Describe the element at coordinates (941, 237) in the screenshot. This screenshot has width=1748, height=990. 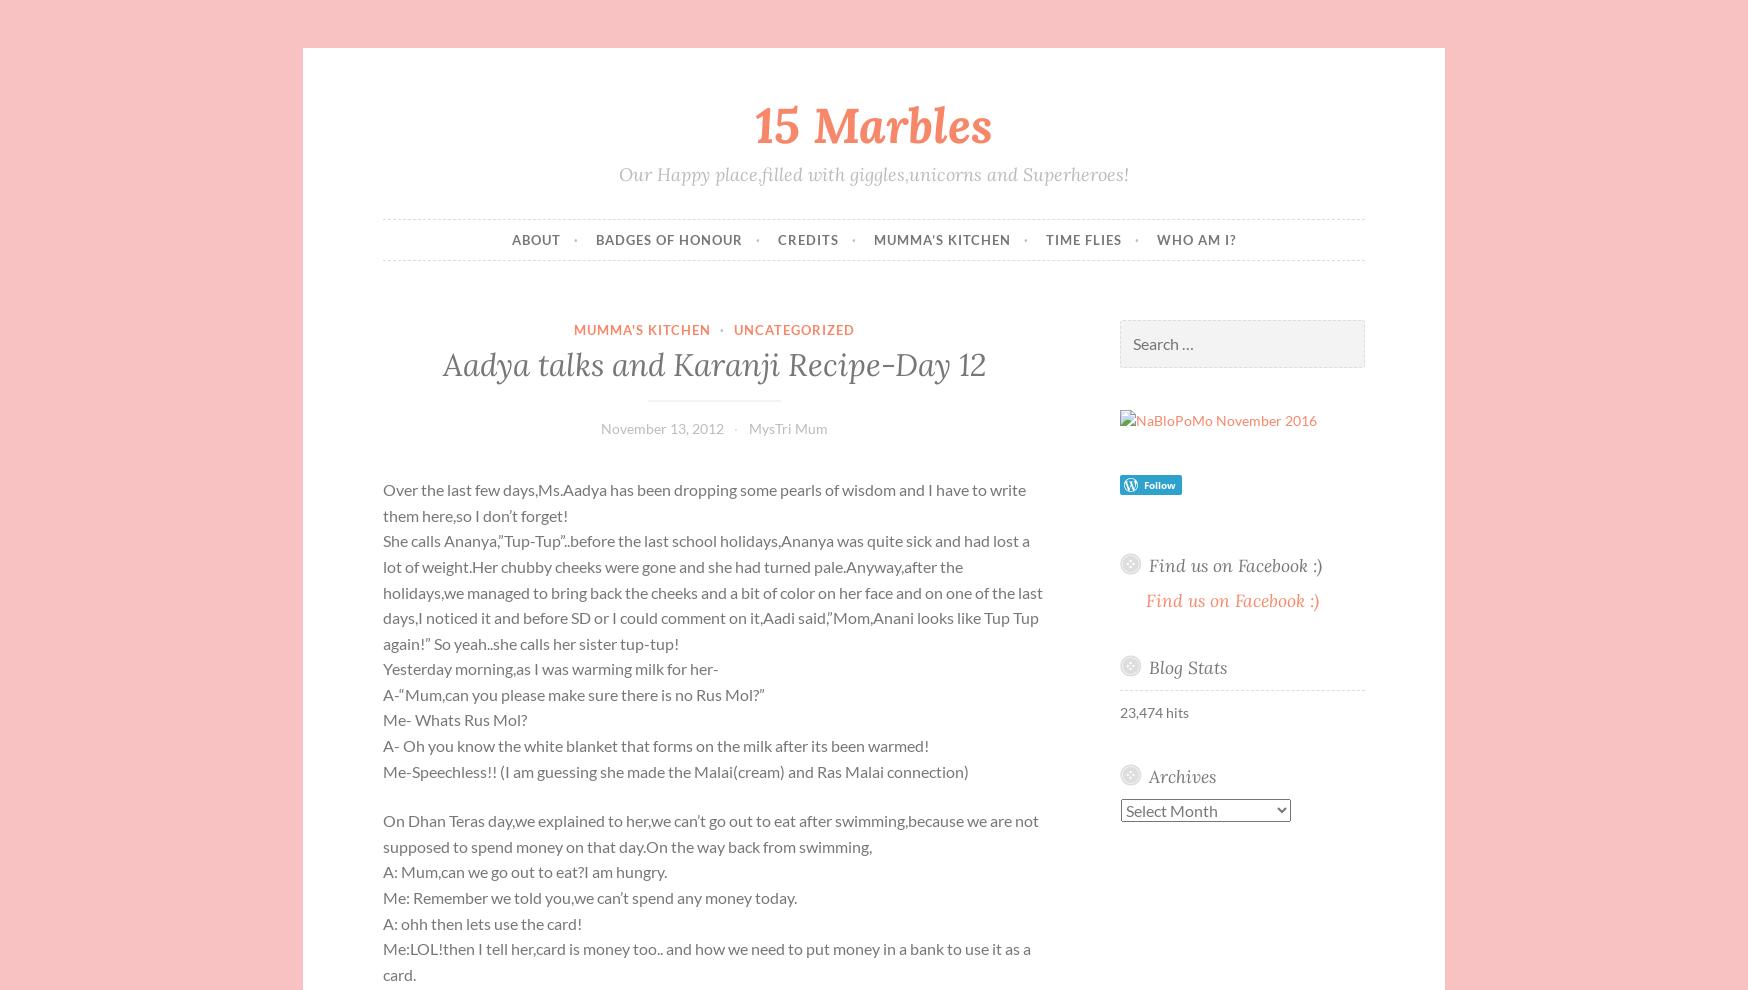
I see `'Mumma’s Kitchen'` at that location.